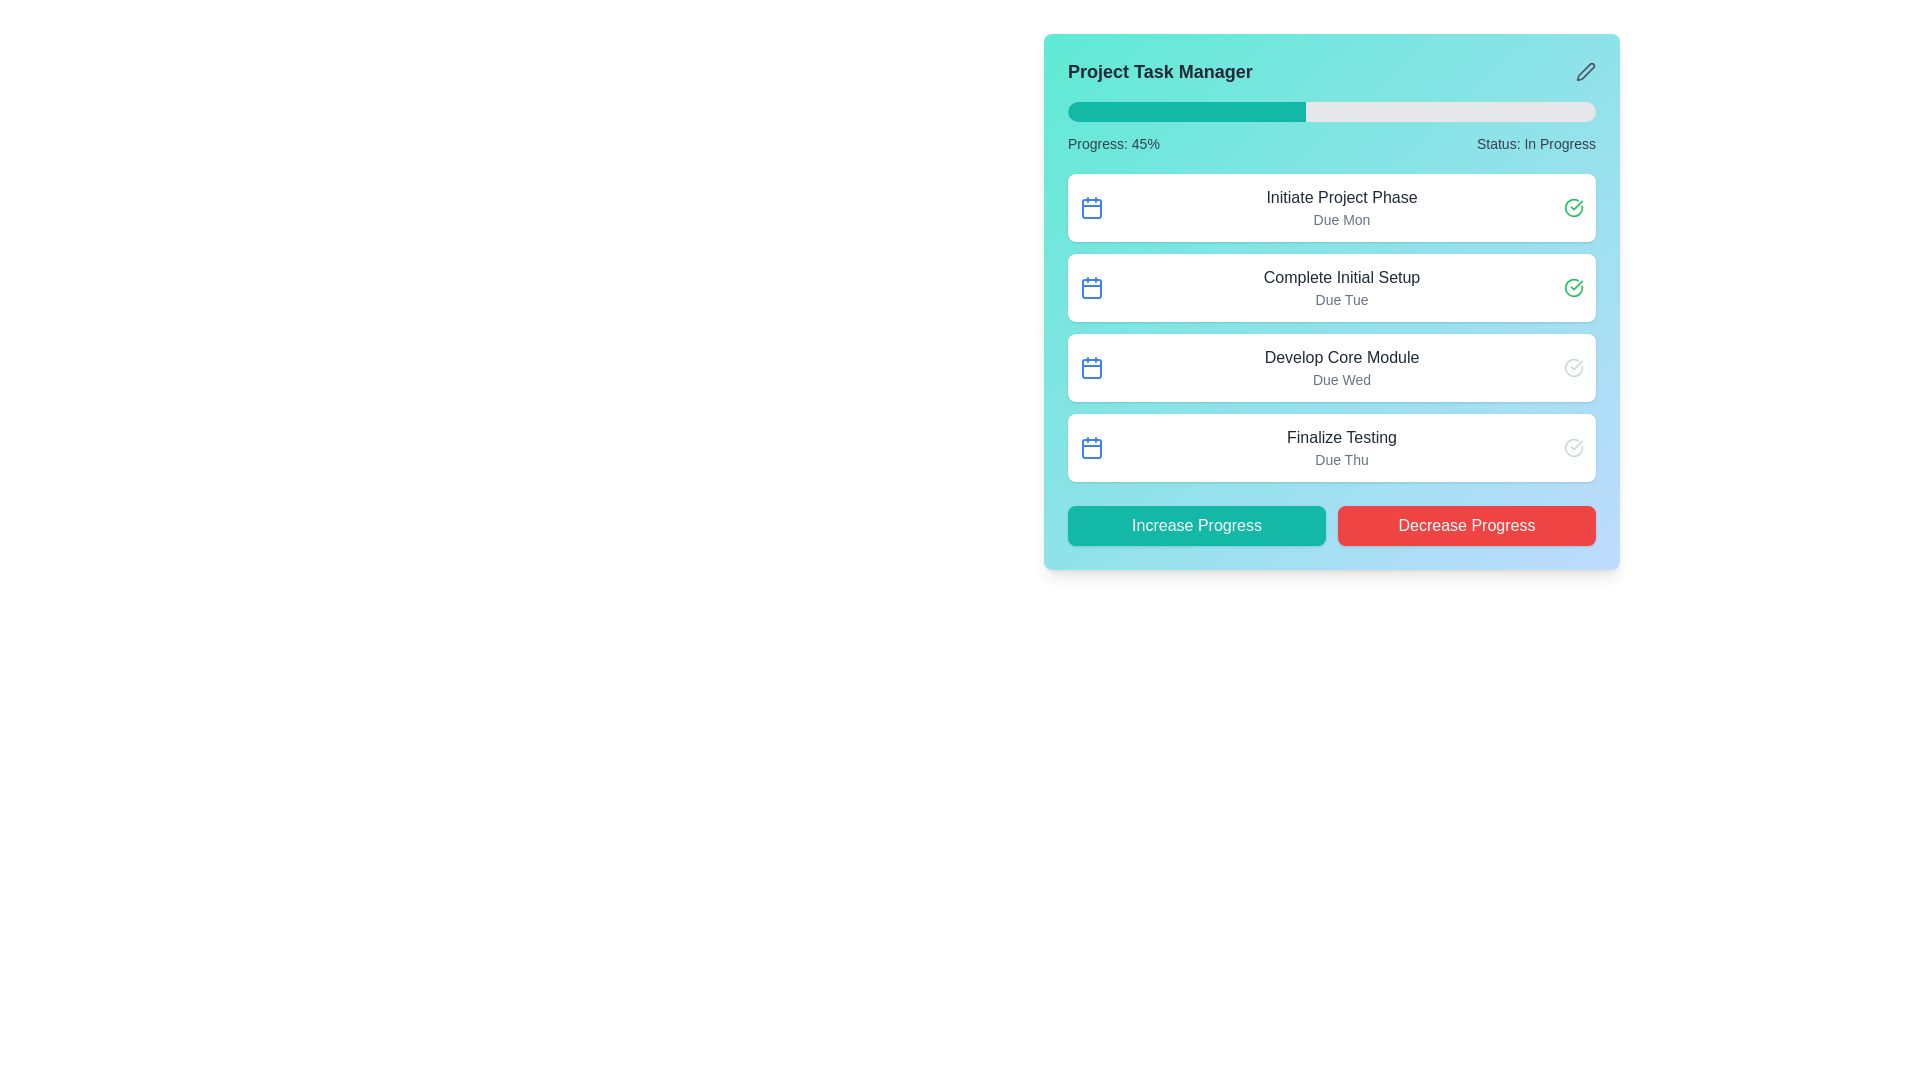  I want to click on the text label displaying 'Finalize Testing' located in the fourth task row under the 'Due Thu' label, so click(1342, 437).